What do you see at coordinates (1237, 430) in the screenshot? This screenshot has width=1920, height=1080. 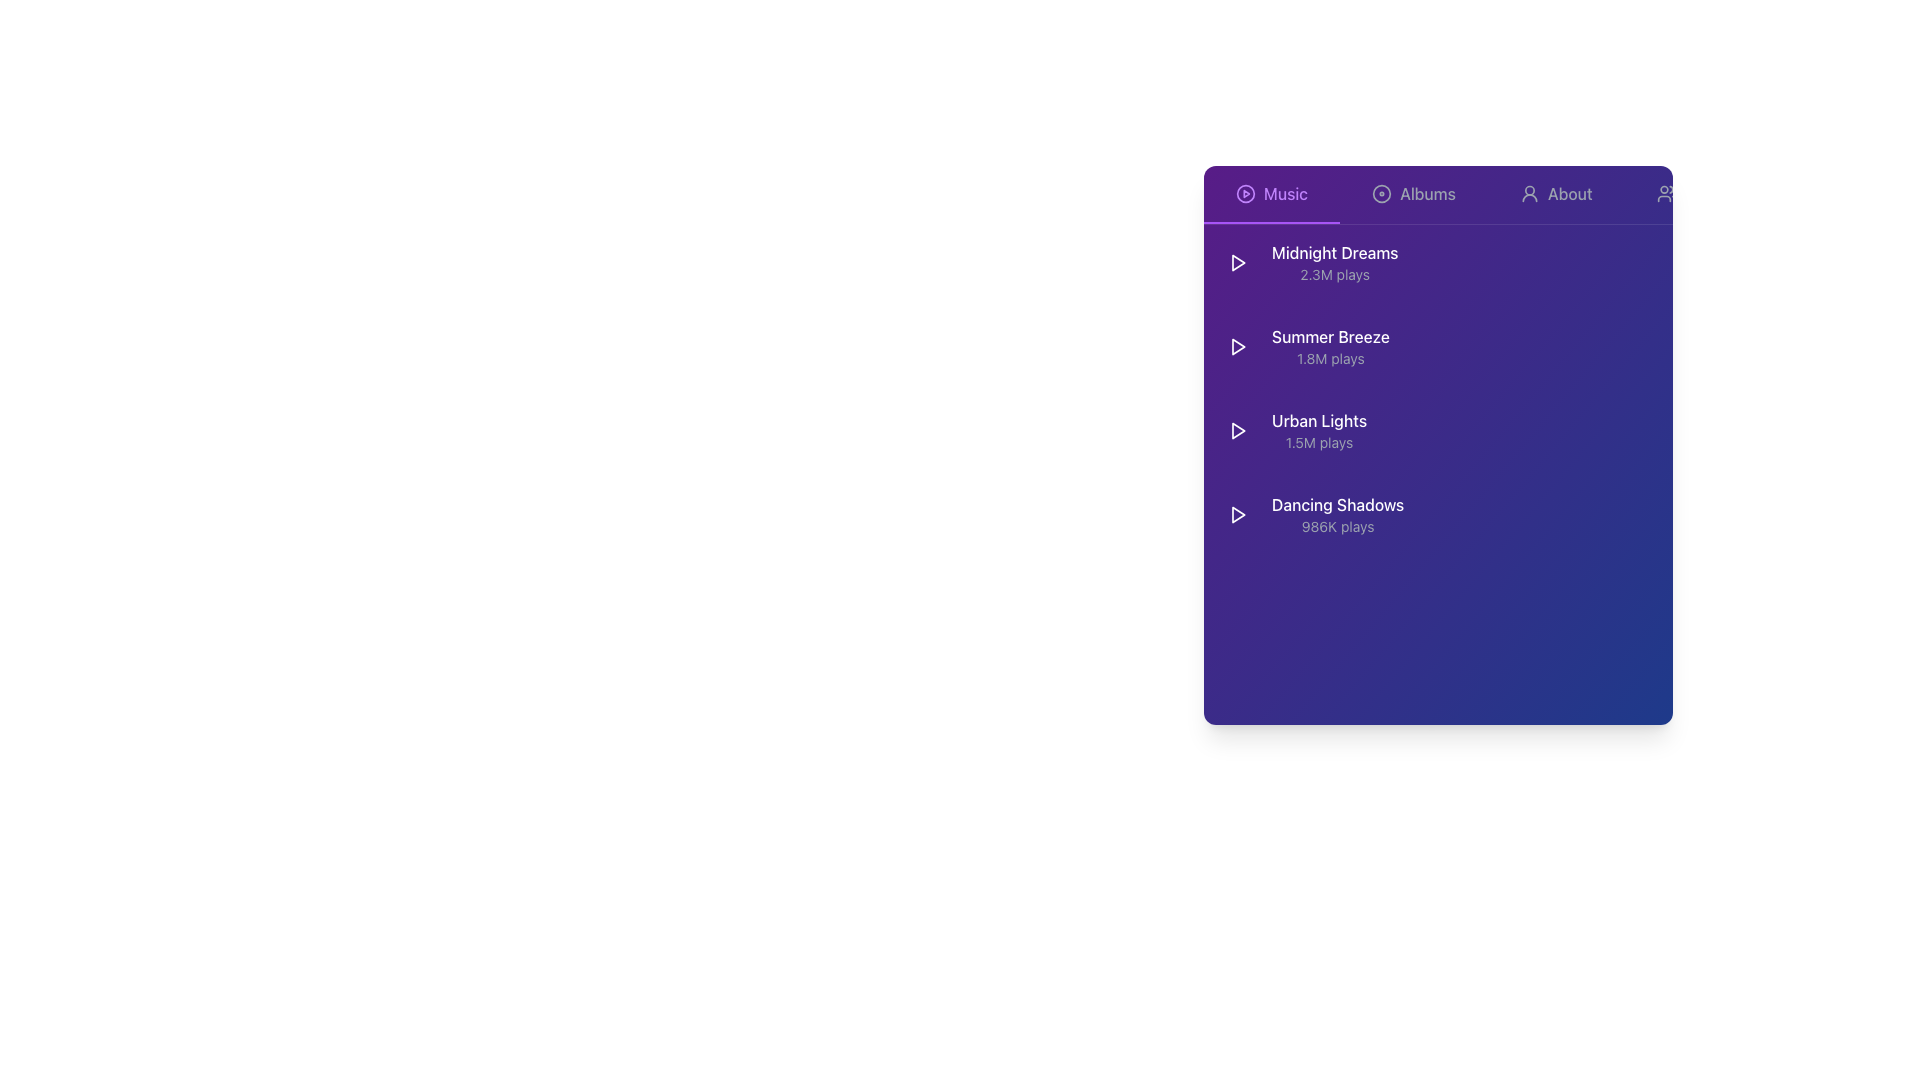 I see `the play button located to the left of the 'Urban Lights' text label` at bounding box center [1237, 430].